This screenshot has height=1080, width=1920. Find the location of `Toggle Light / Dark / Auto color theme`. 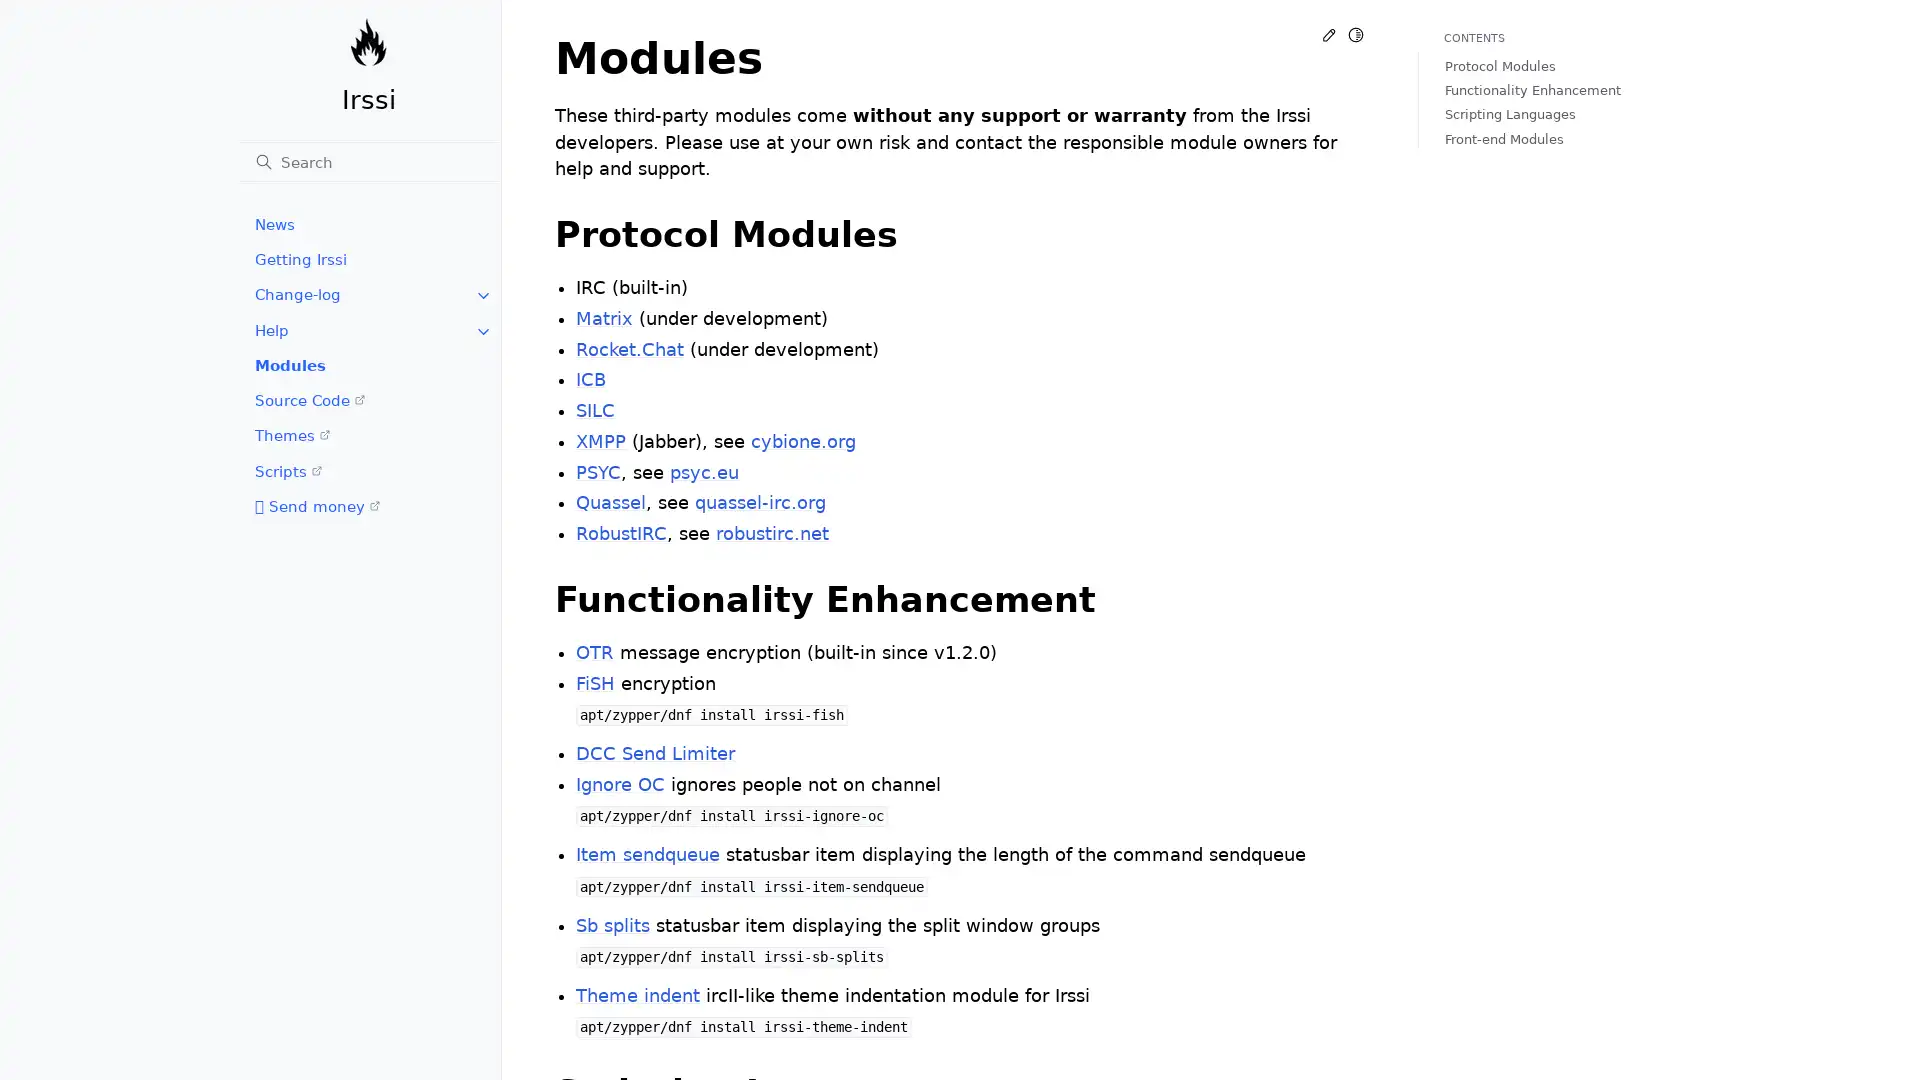

Toggle Light / Dark / Auto color theme is located at coordinates (1355, 34).